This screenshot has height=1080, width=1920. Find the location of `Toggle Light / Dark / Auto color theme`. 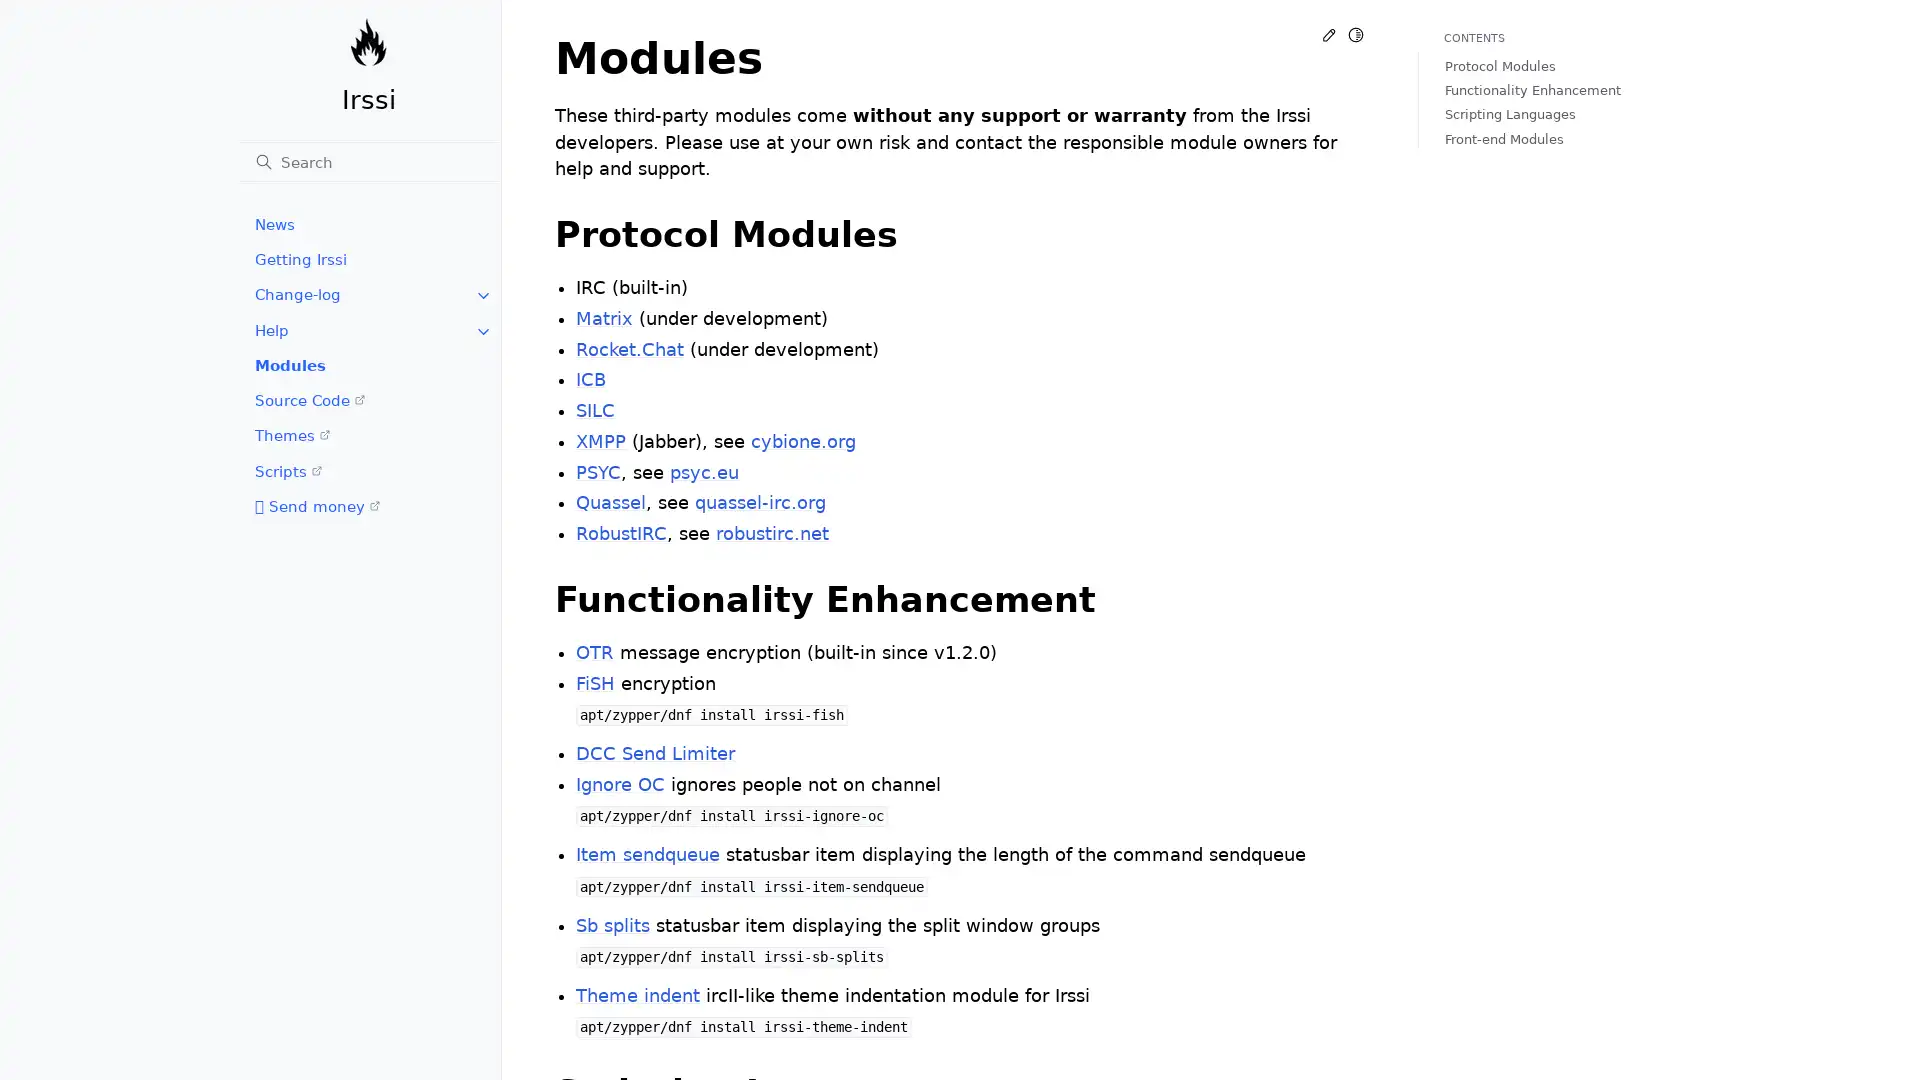

Toggle Light / Dark / Auto color theme is located at coordinates (1355, 34).